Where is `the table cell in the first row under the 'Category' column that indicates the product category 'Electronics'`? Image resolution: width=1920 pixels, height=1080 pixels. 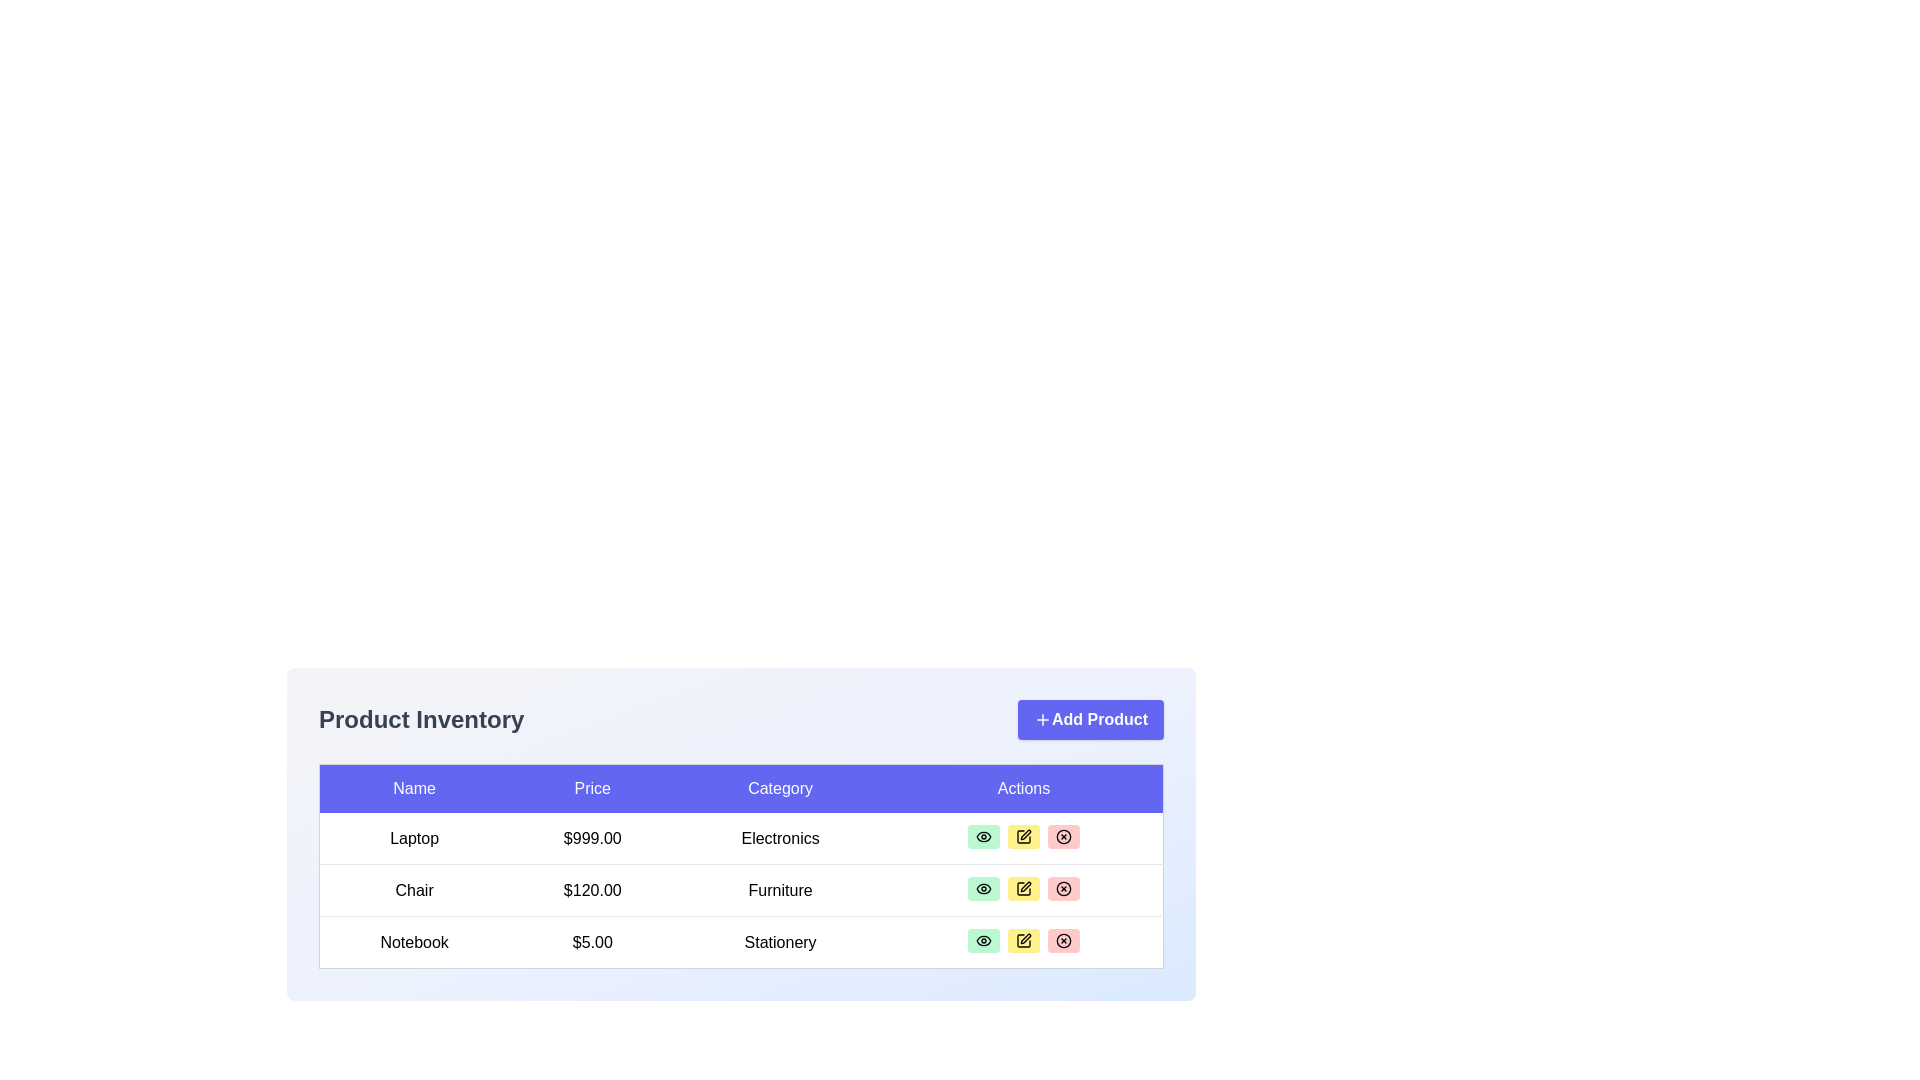
the table cell in the first row under the 'Category' column that indicates the product category 'Electronics' is located at coordinates (740, 830).